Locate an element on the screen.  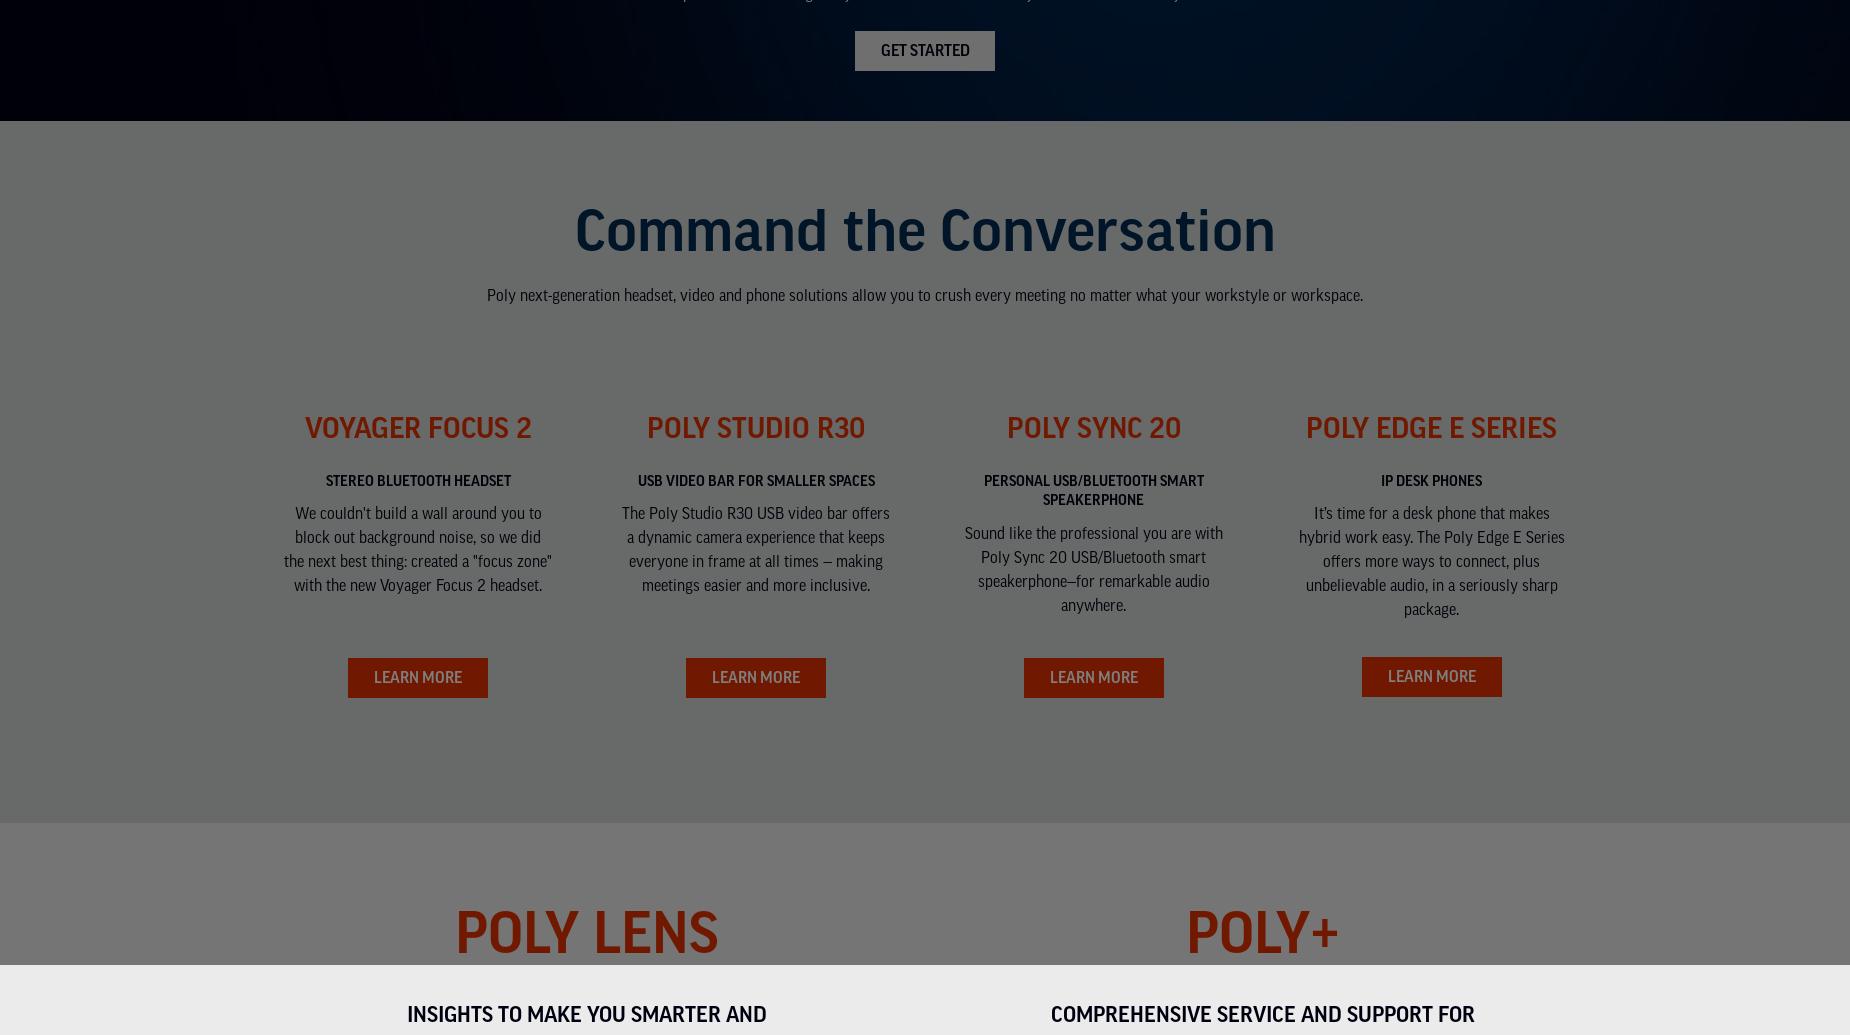
'The Poly Studio R30 USB video bar offers a dynamic camera experience that keeps everyone in frame at all times — making meetings easier and more inclusive.' is located at coordinates (621, 548).